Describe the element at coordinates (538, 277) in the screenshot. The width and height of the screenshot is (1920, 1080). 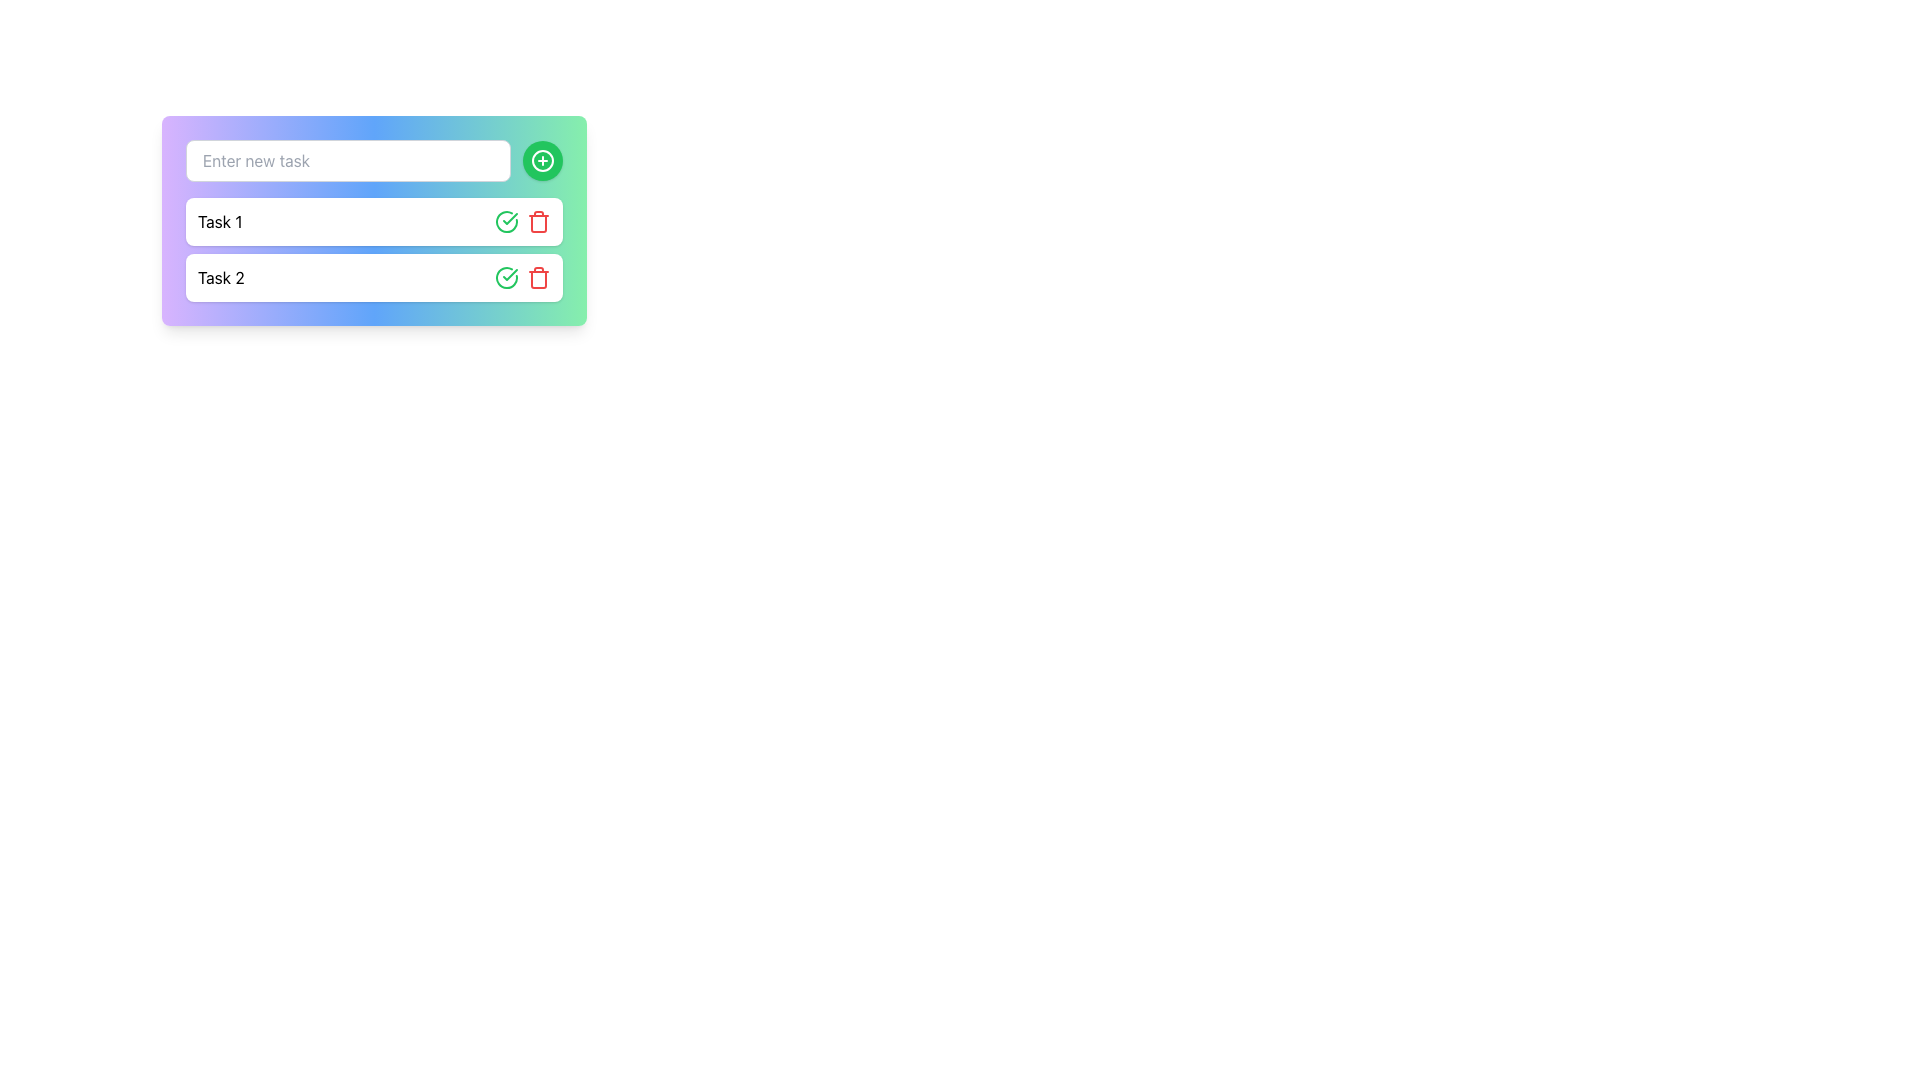
I see `the delete button located in the second row of the task list, on the far right, next to a green checkmark icon` at that location.